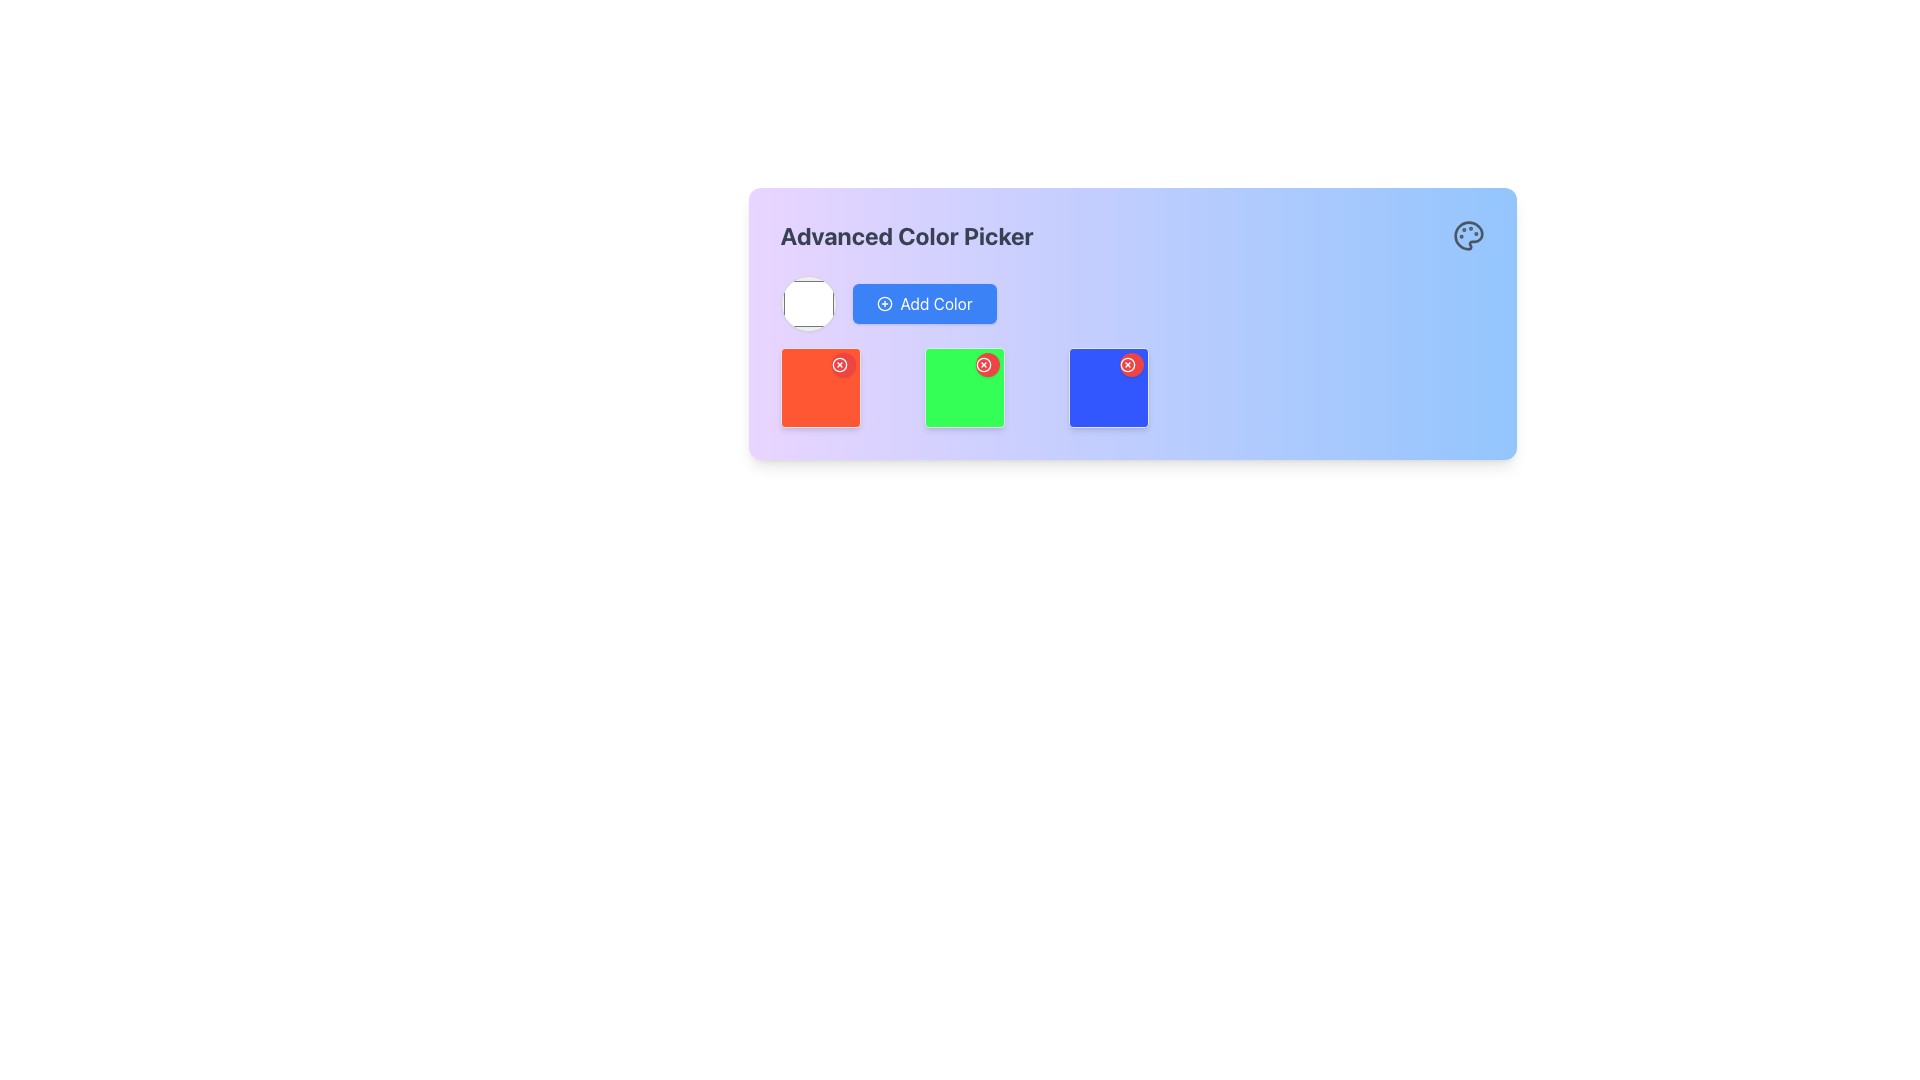 The width and height of the screenshot is (1920, 1080). What do you see at coordinates (1127, 365) in the screenshot?
I see `the circular graphical component which is part of the close or selection marker located within the blue square block, the third square from the left in the bottom row of the grid under the 'Advanced Color Picker' heading` at bounding box center [1127, 365].